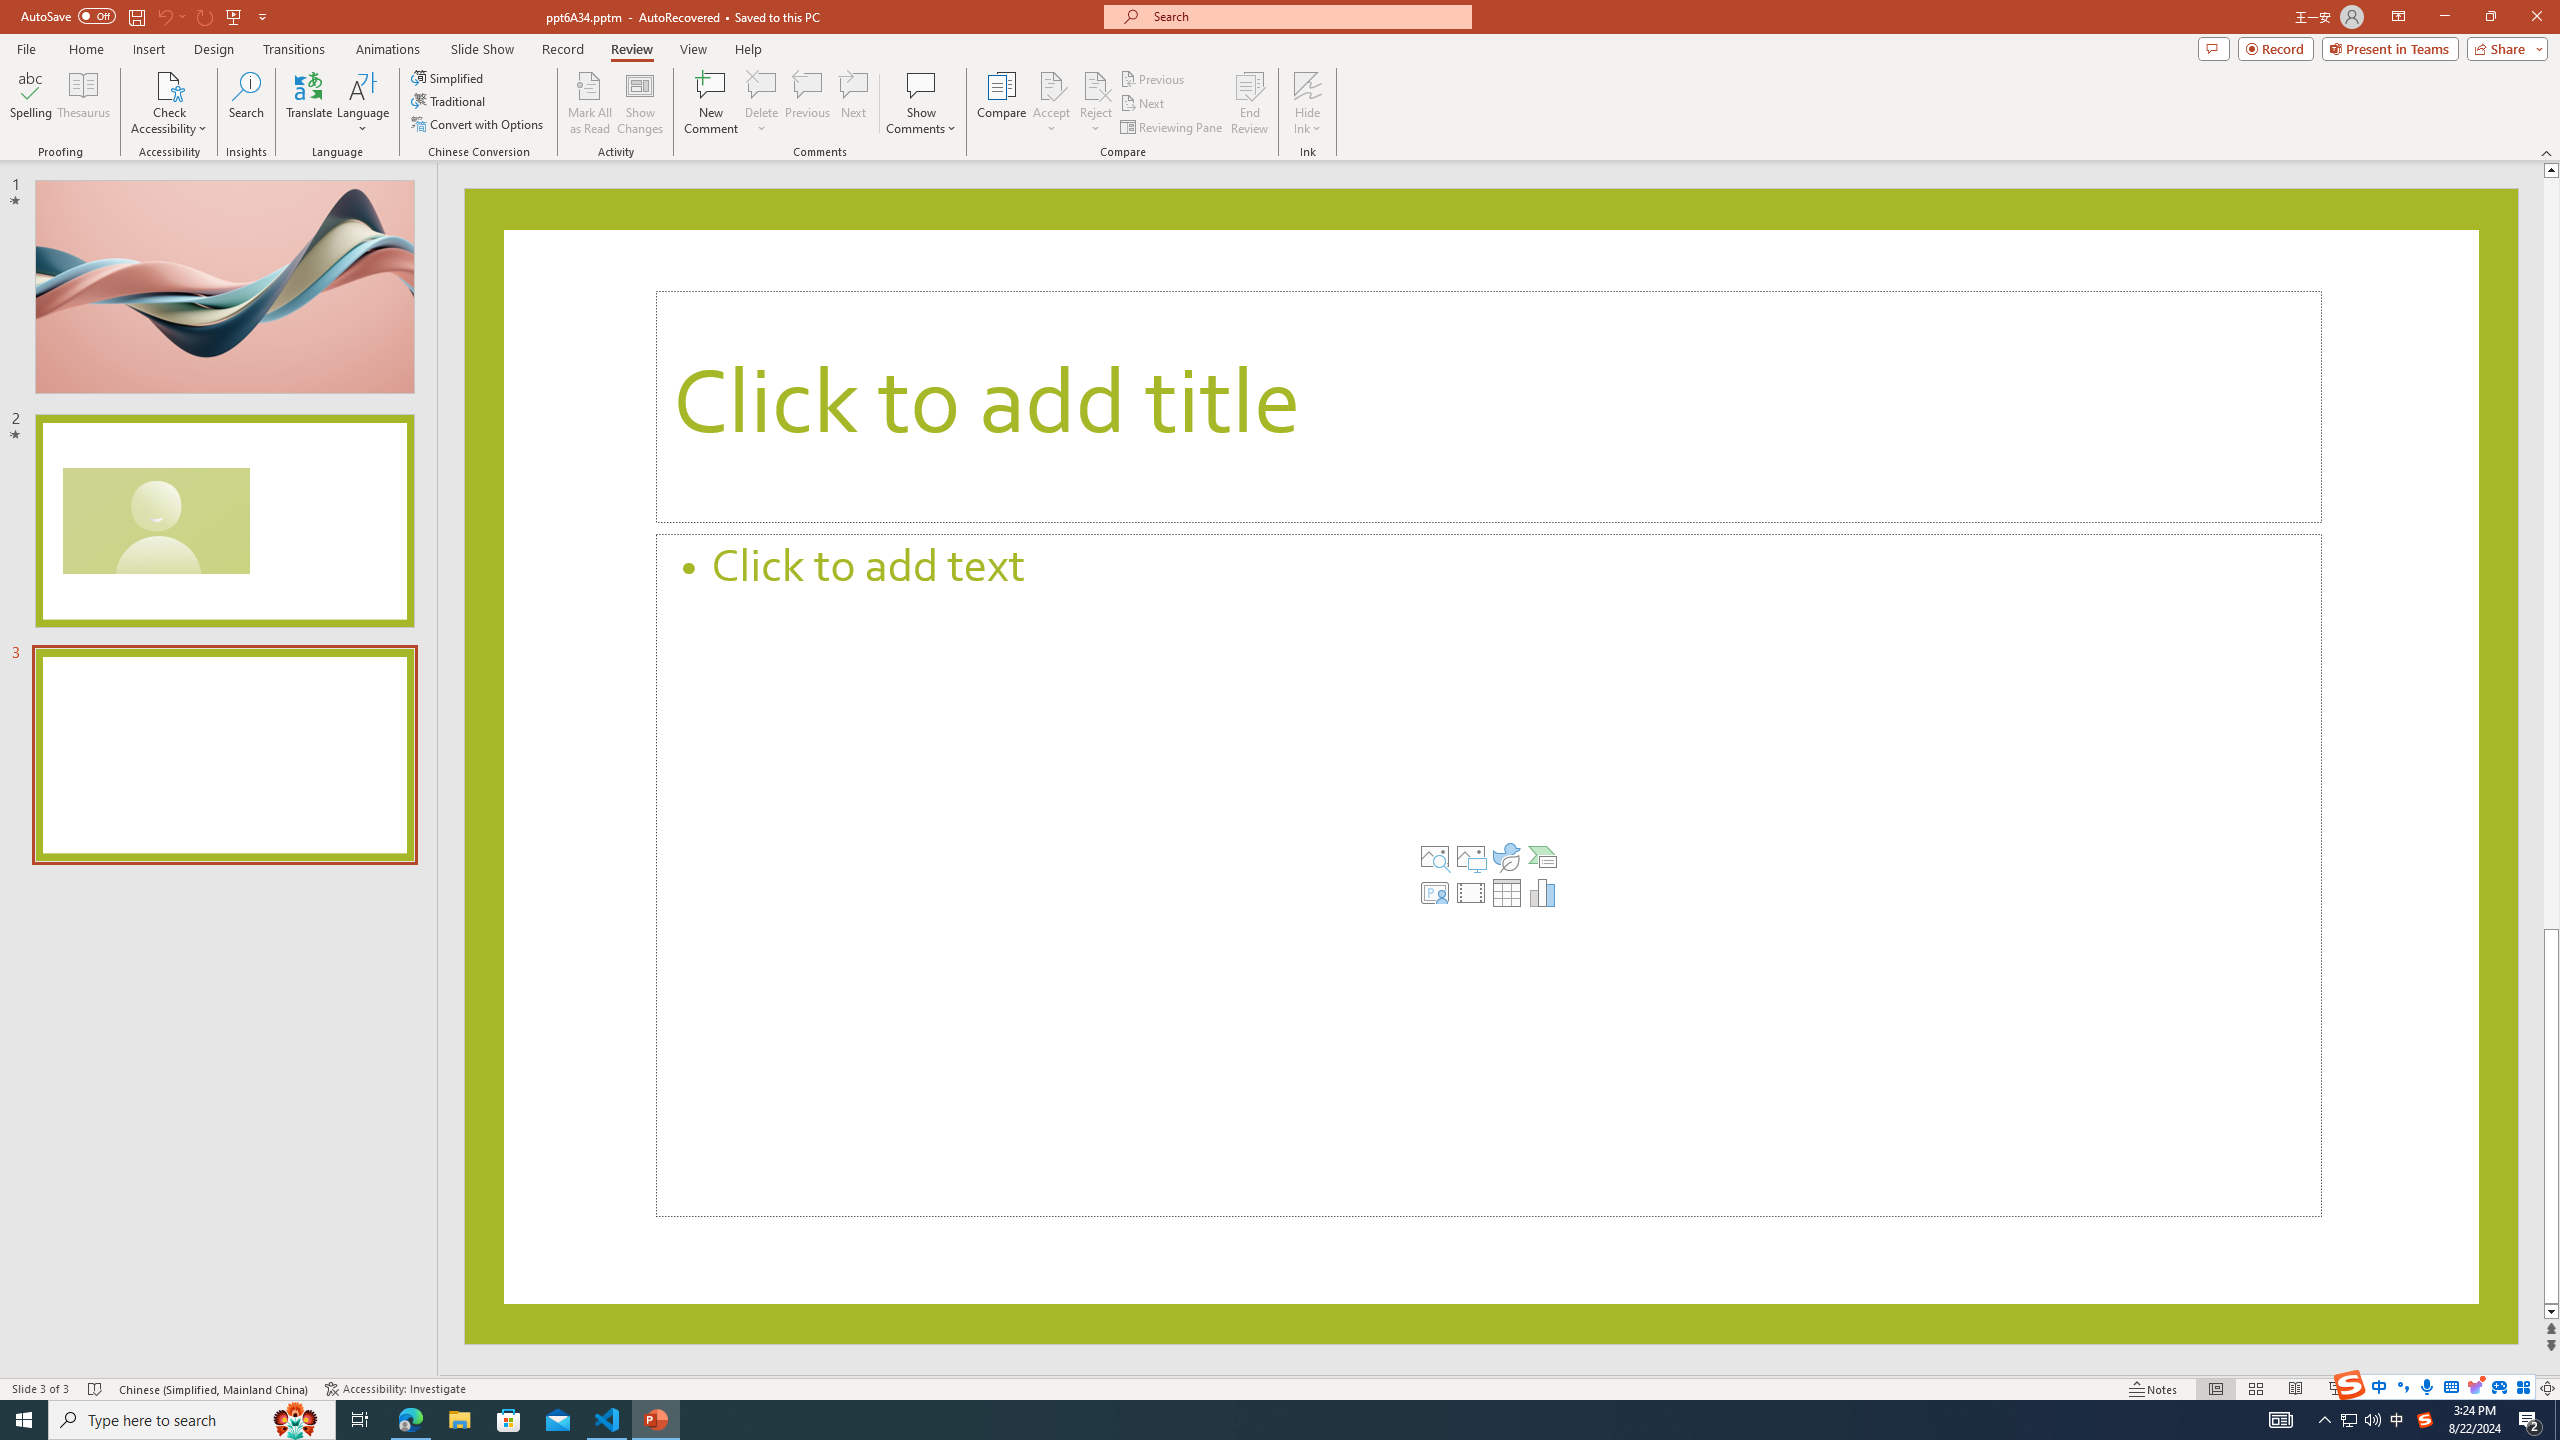 The height and width of the screenshot is (1440, 2560). I want to click on 'Previous', so click(1153, 78).